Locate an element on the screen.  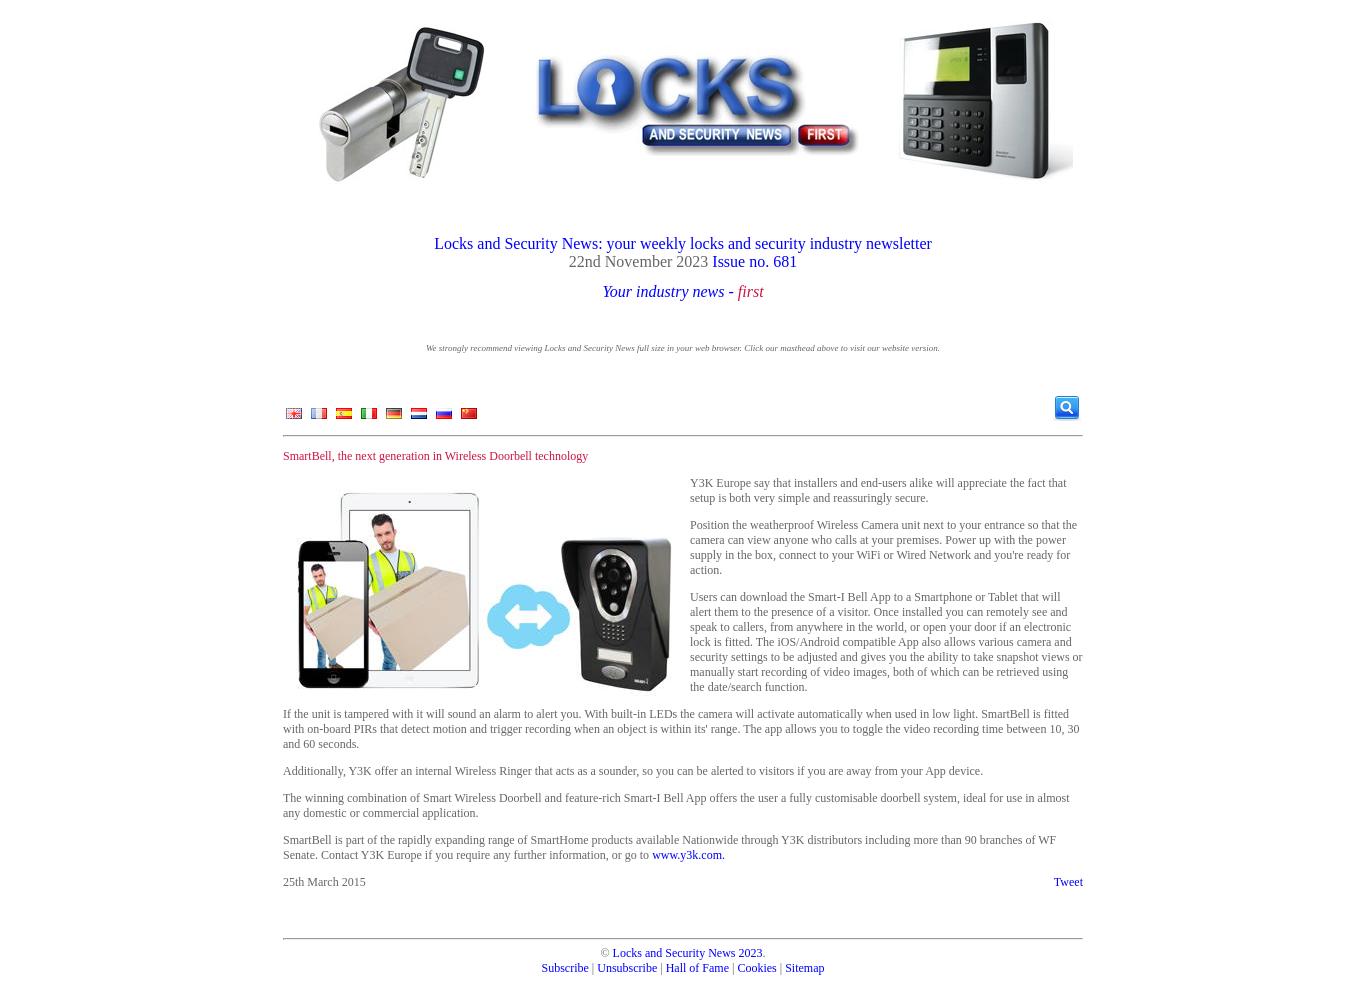
'SmartBell is part of the rapidly expanding range of SmartHome products available Nationwide through Y3K distributors including more than 90 branches of WF Senate. Contact Y3K Europe if you require any further information, or go to' is located at coordinates (668, 846).